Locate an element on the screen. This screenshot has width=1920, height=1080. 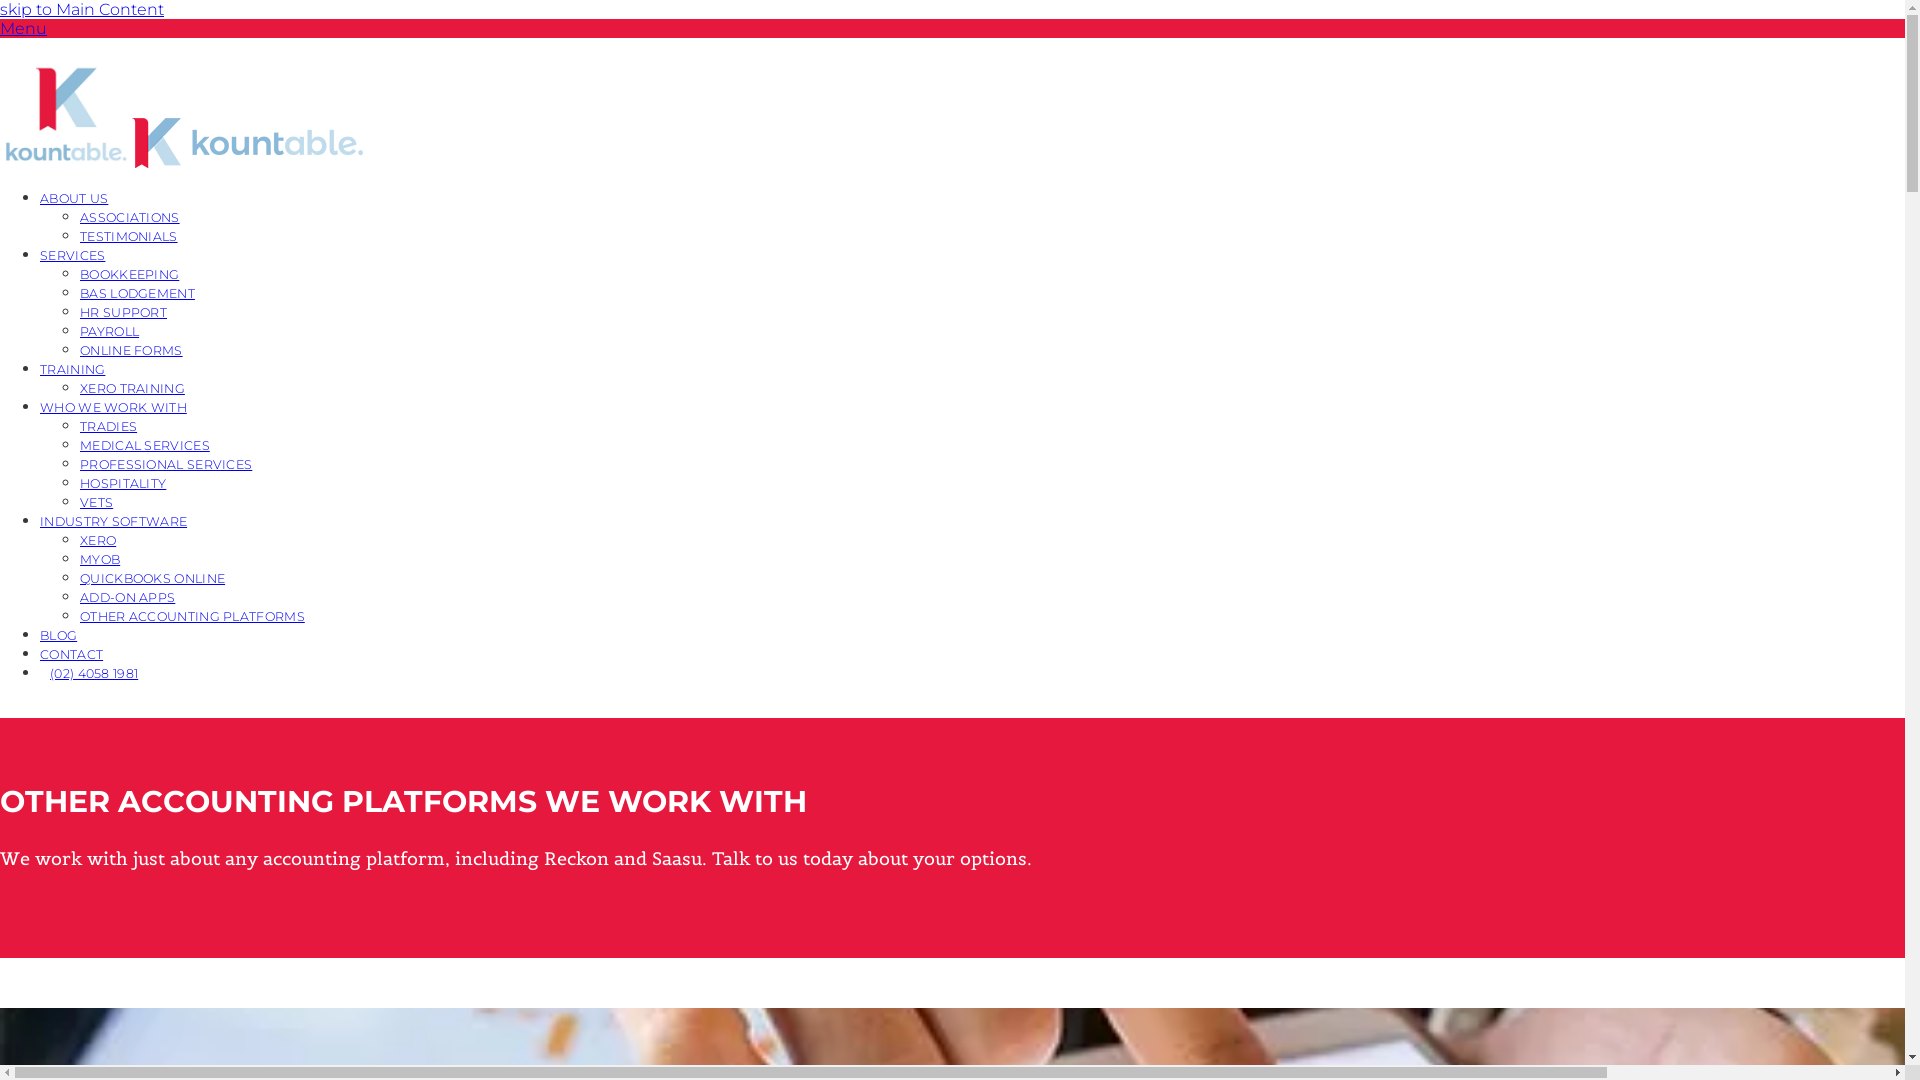
'BLOG' is located at coordinates (58, 634).